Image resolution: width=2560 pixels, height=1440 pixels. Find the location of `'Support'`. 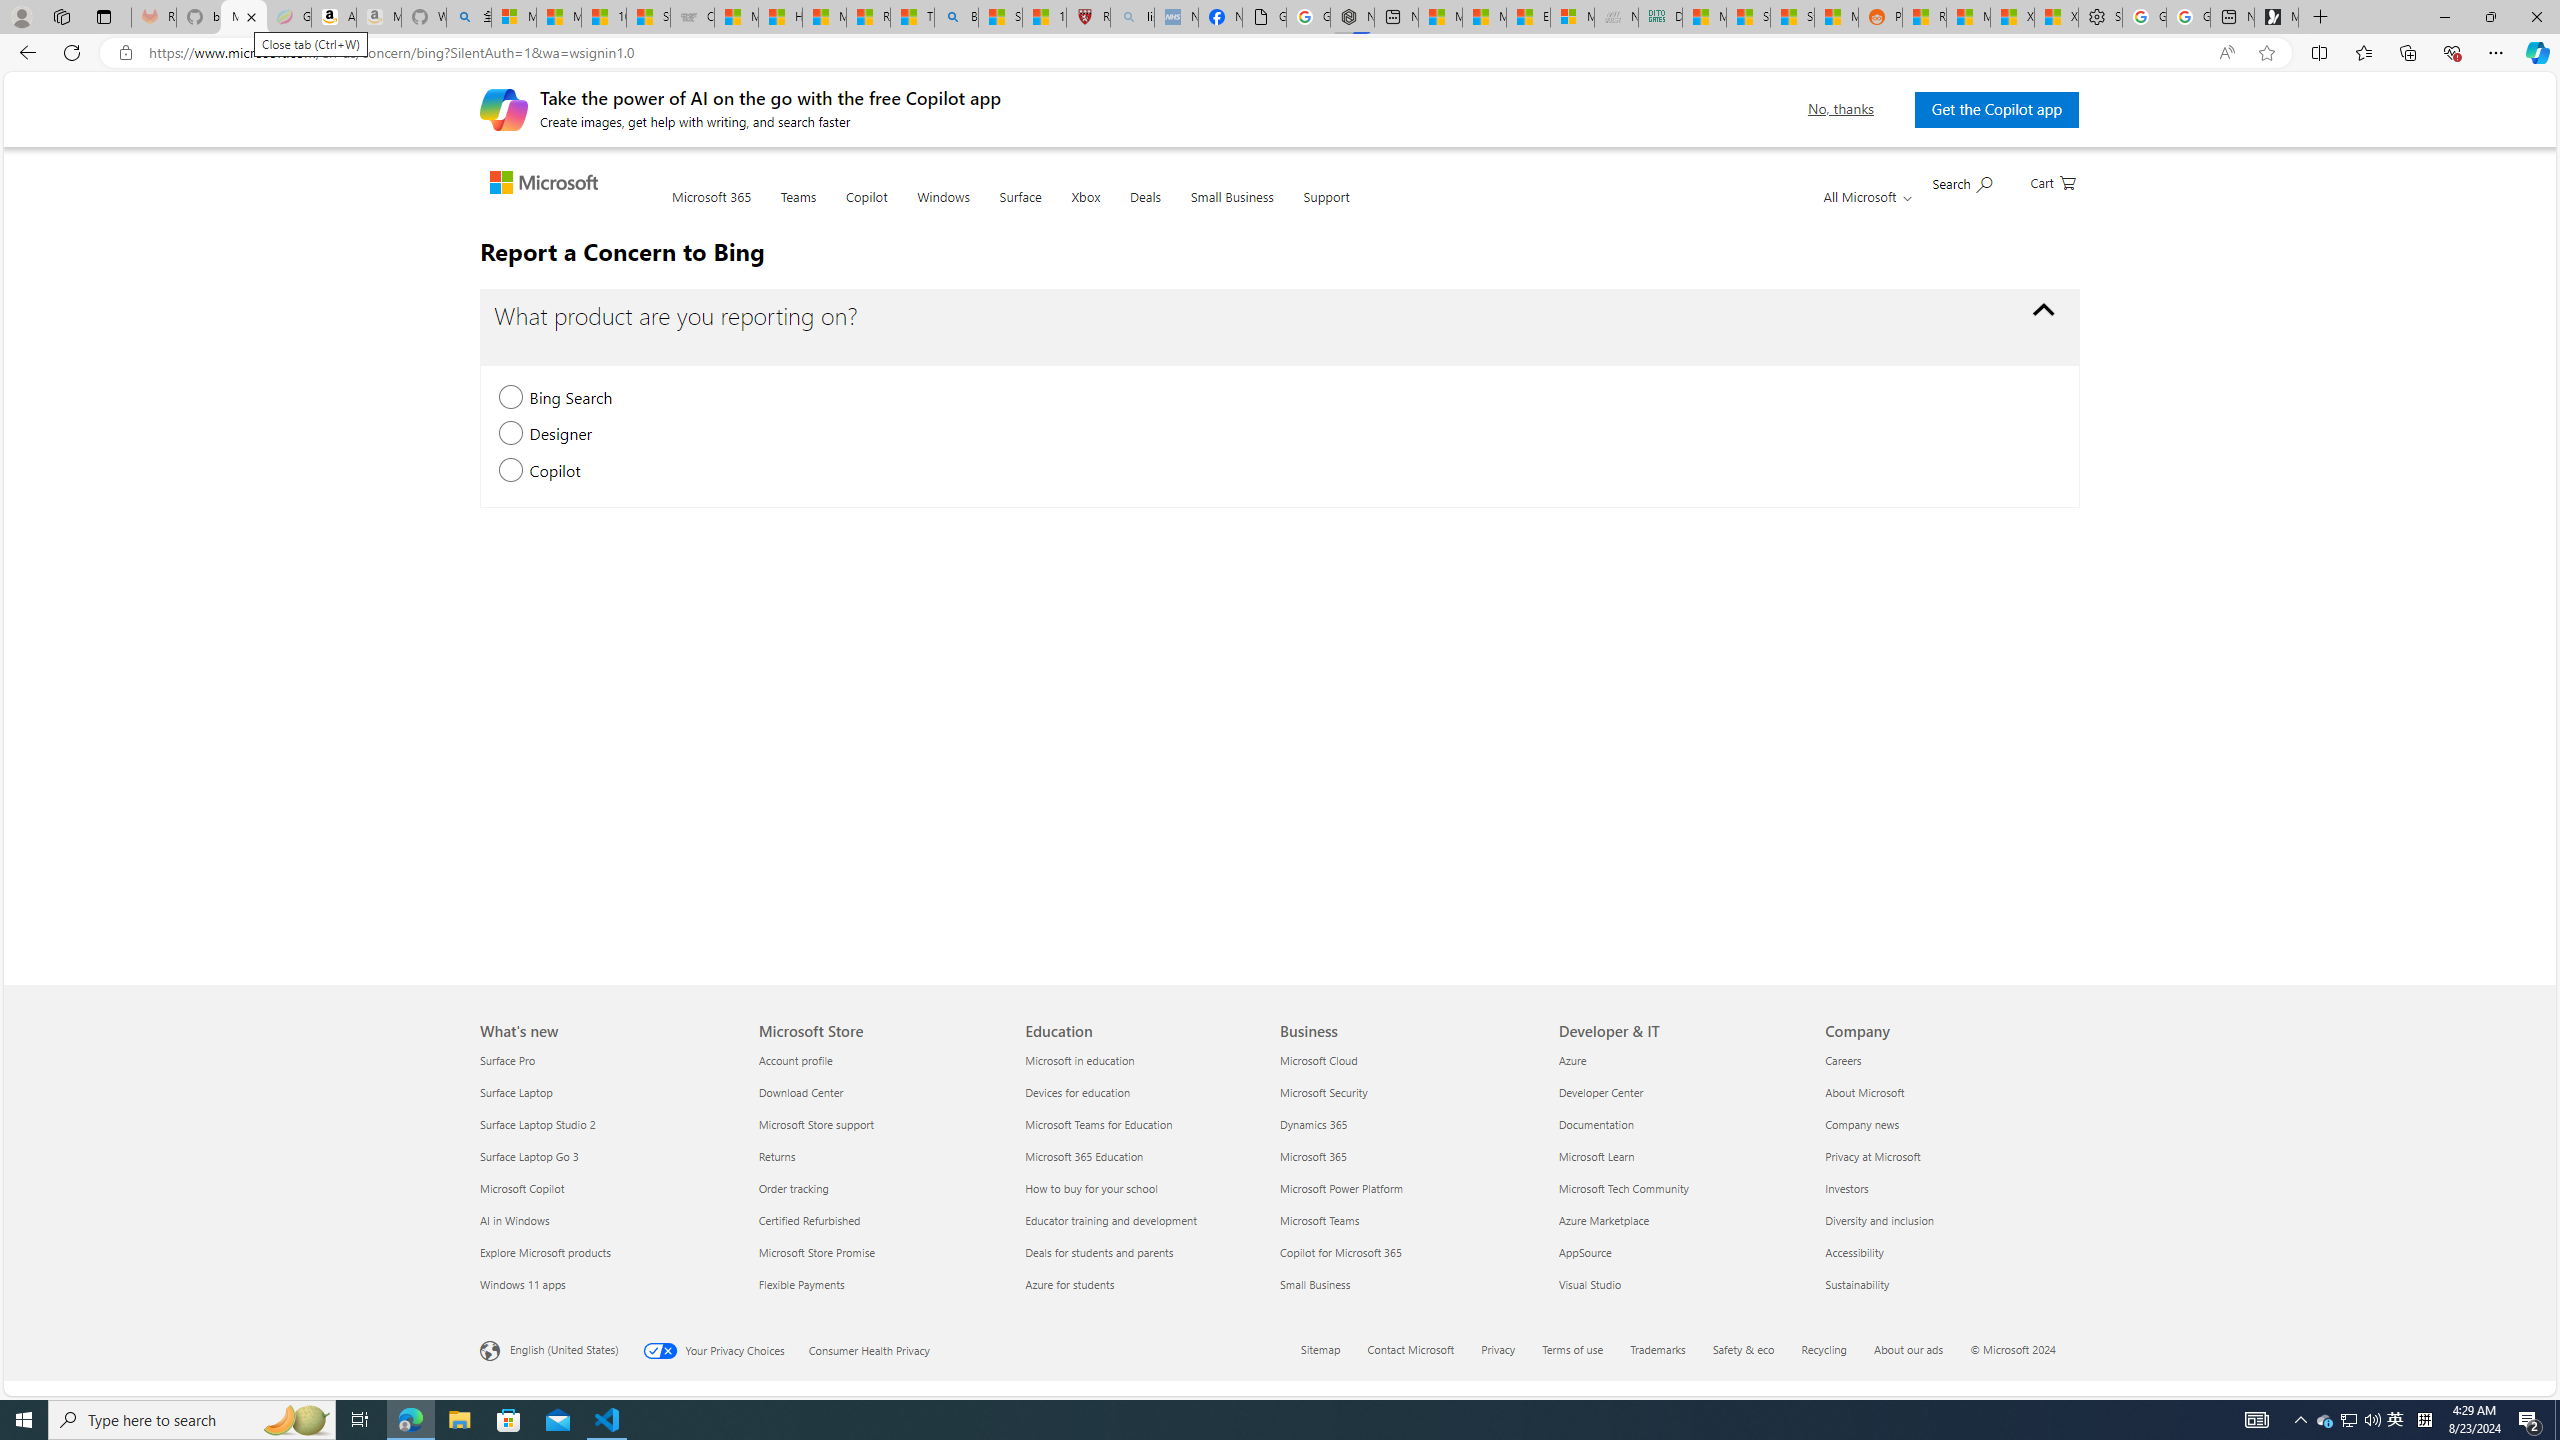

'Support' is located at coordinates (1325, 208).